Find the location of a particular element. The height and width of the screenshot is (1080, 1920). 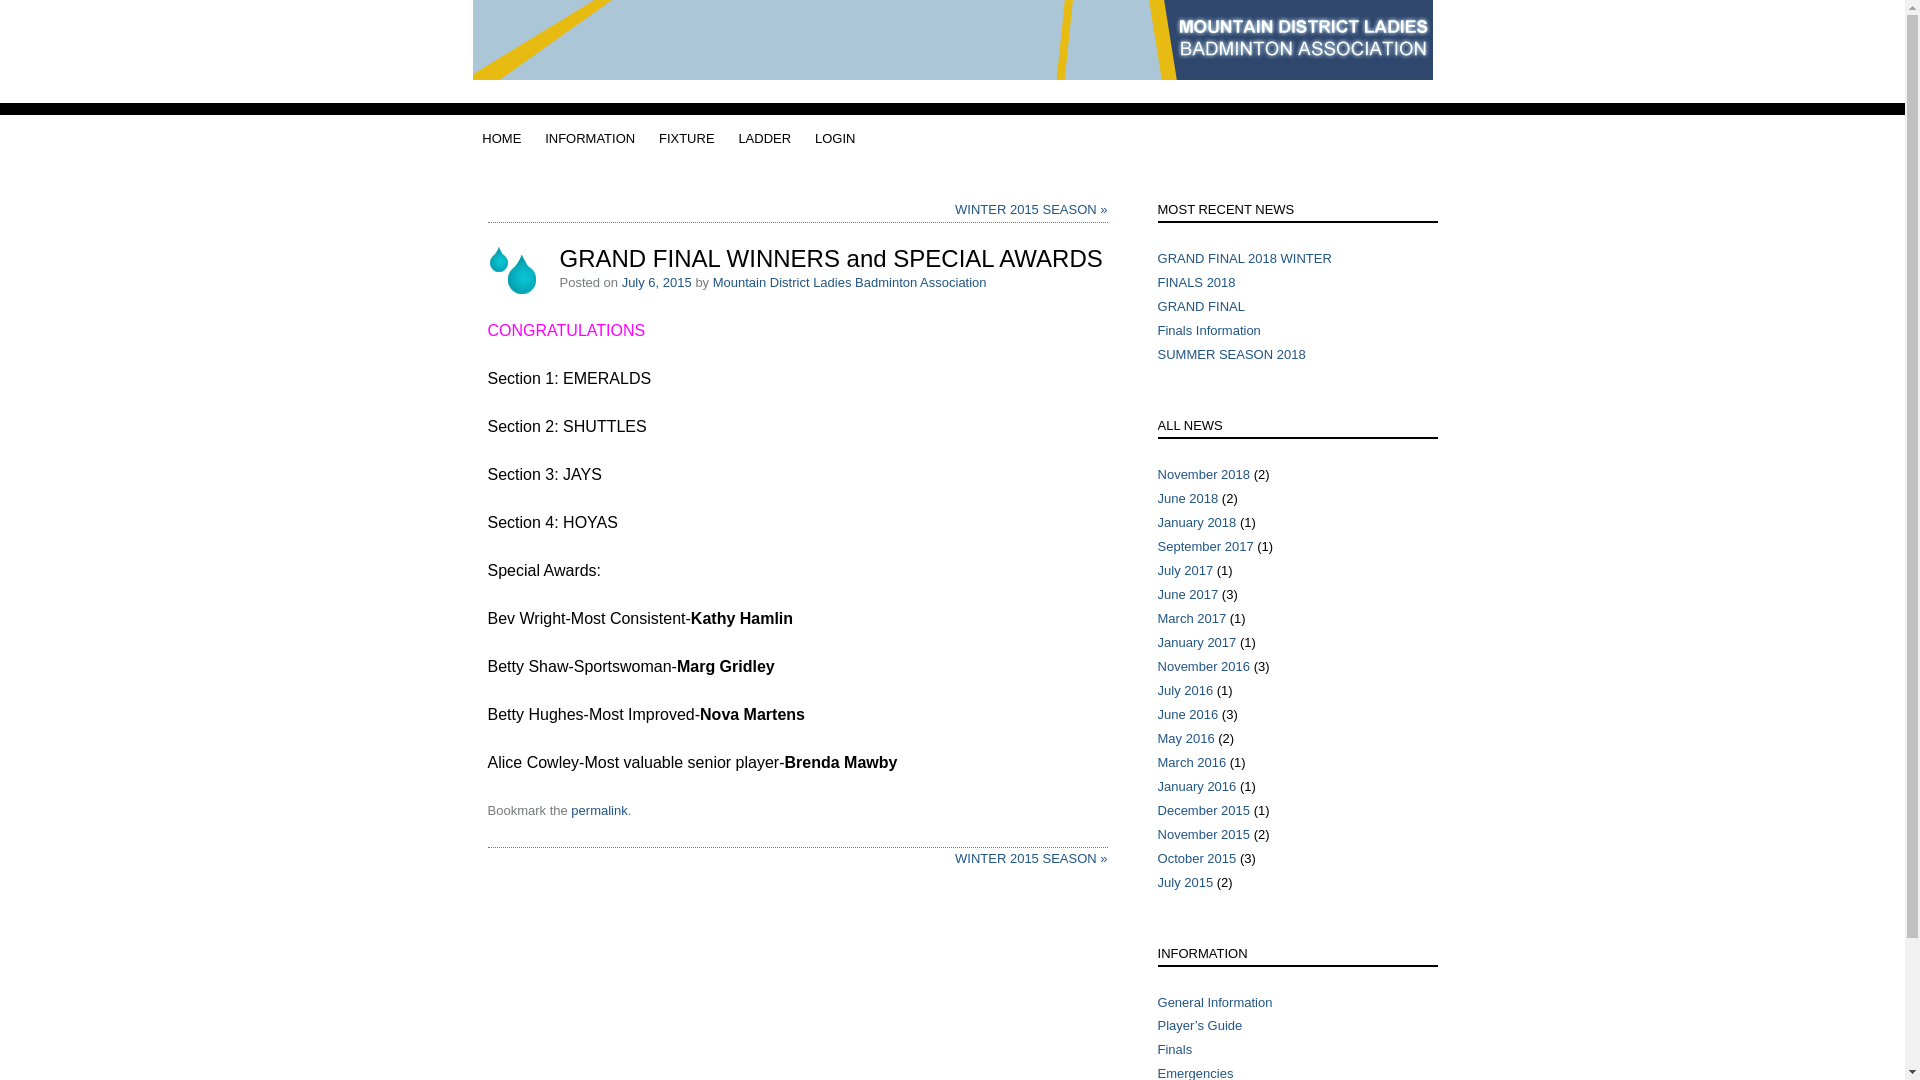

'SUMMER SEASON 2018' is located at coordinates (1231, 353).